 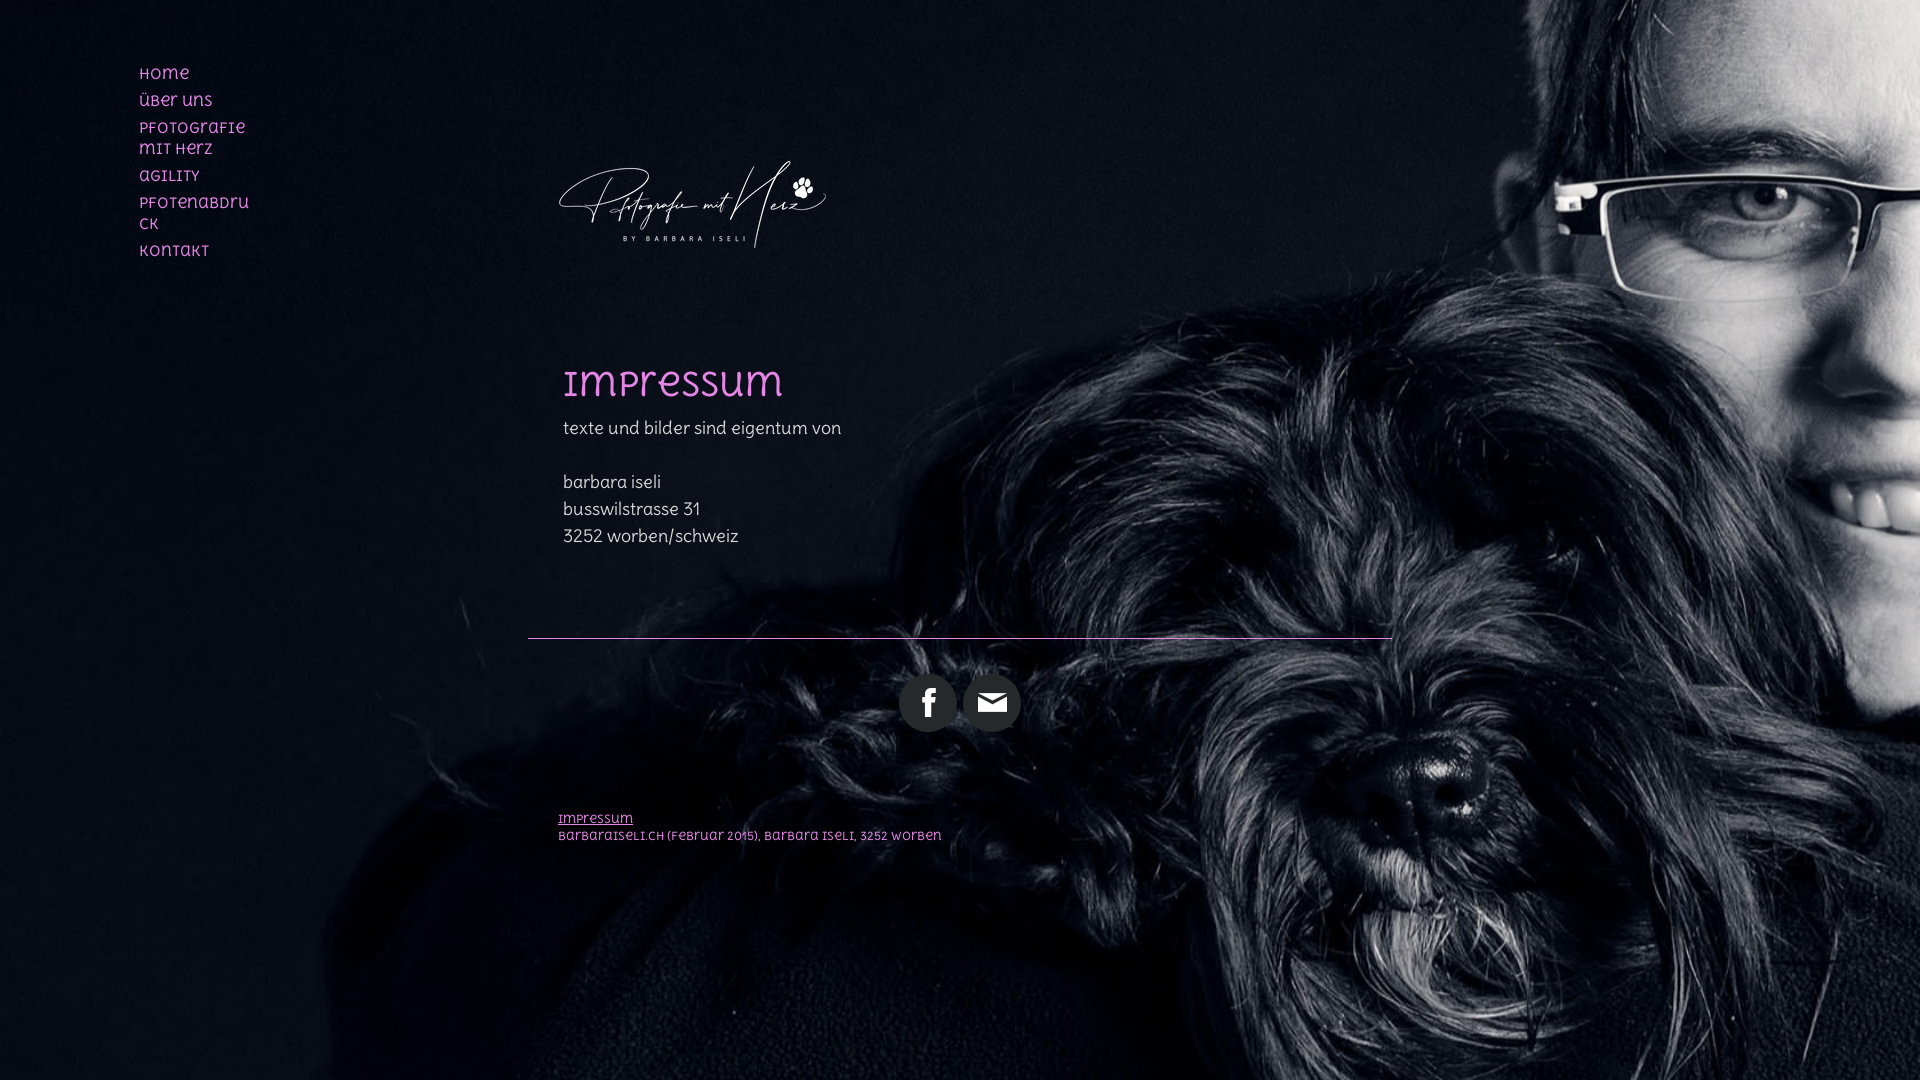 What do you see at coordinates (196, 174) in the screenshot?
I see `'agility'` at bounding box center [196, 174].